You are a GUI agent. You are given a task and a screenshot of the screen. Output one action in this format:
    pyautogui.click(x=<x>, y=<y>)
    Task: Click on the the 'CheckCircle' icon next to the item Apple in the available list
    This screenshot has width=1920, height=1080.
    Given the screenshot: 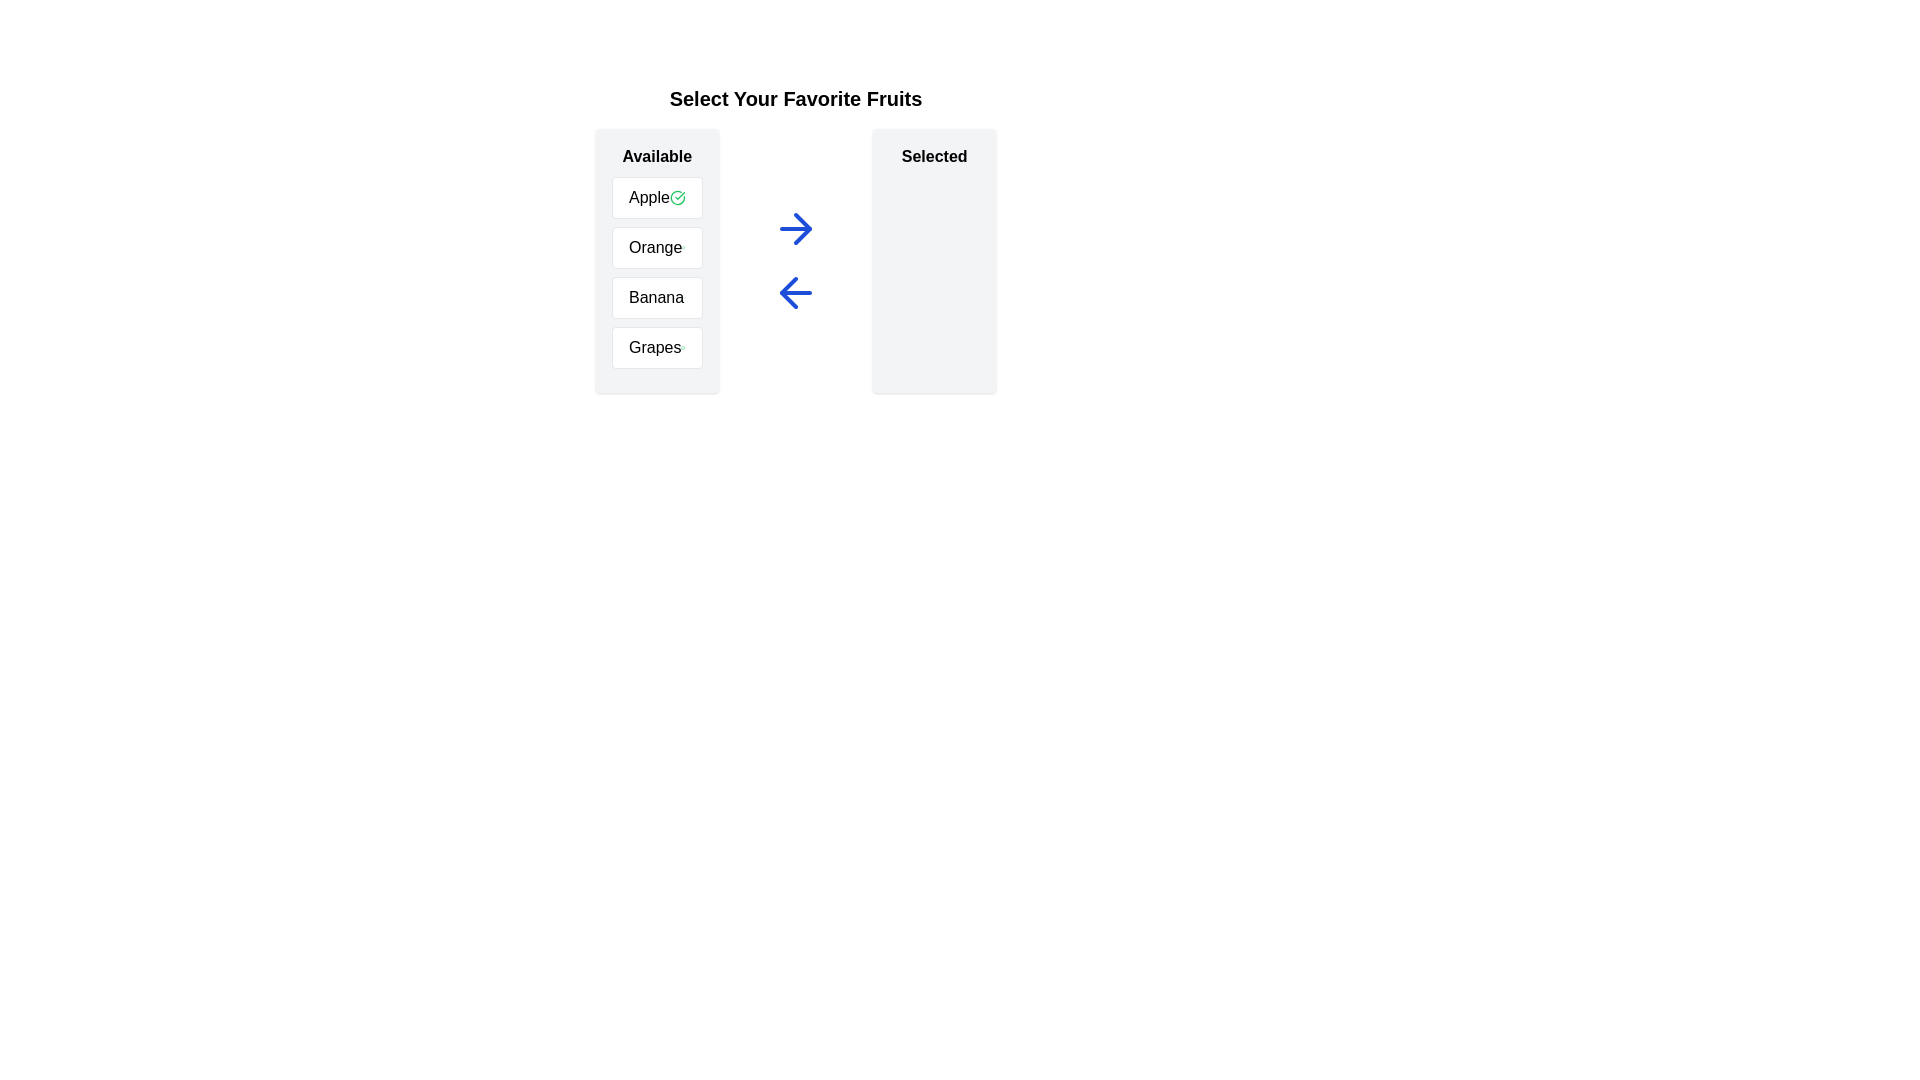 What is the action you would take?
    pyautogui.click(x=677, y=197)
    